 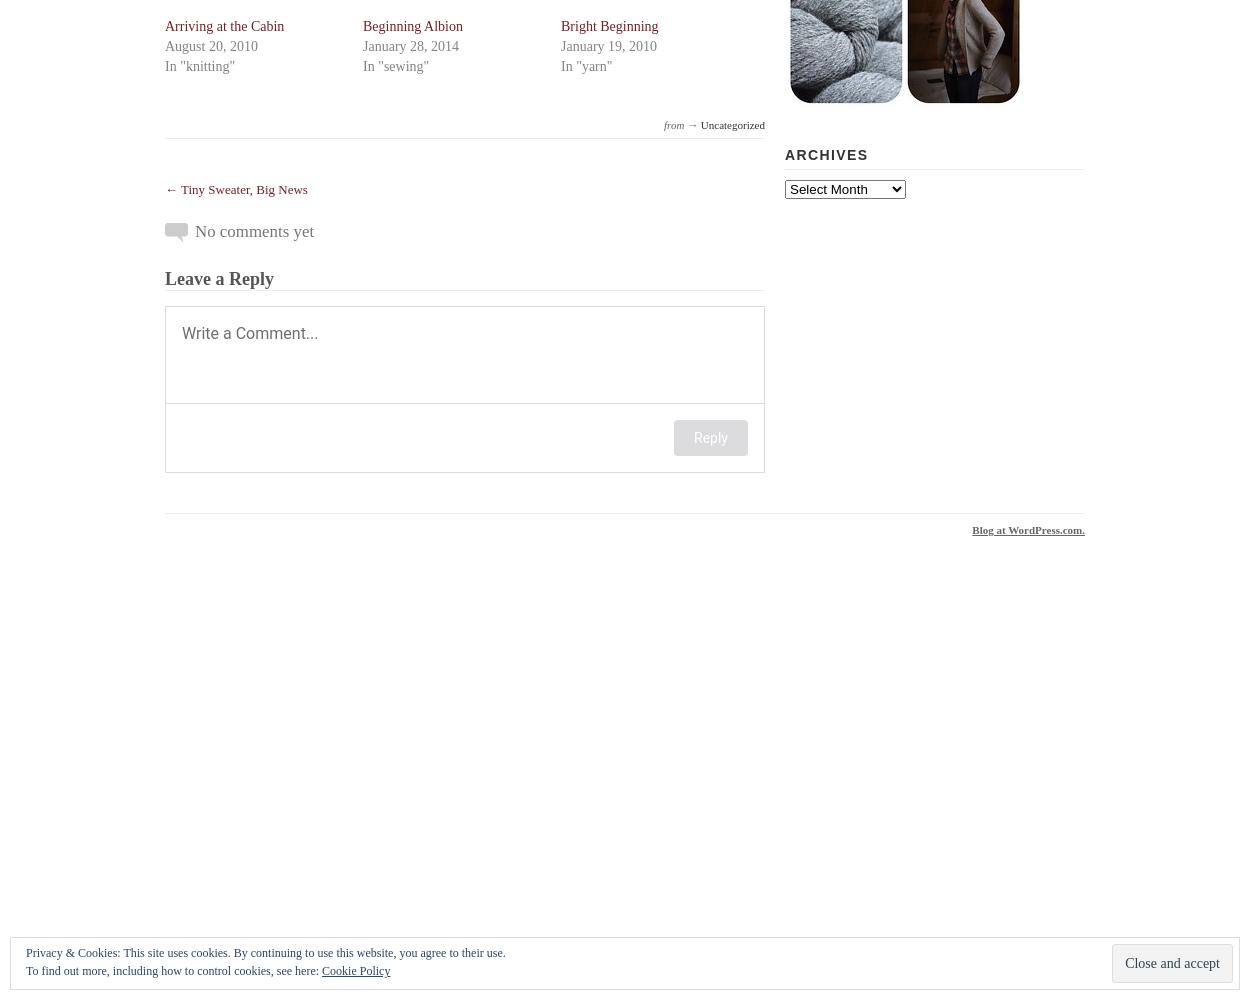 What do you see at coordinates (254, 230) in the screenshot?
I see `'No comments yet'` at bounding box center [254, 230].